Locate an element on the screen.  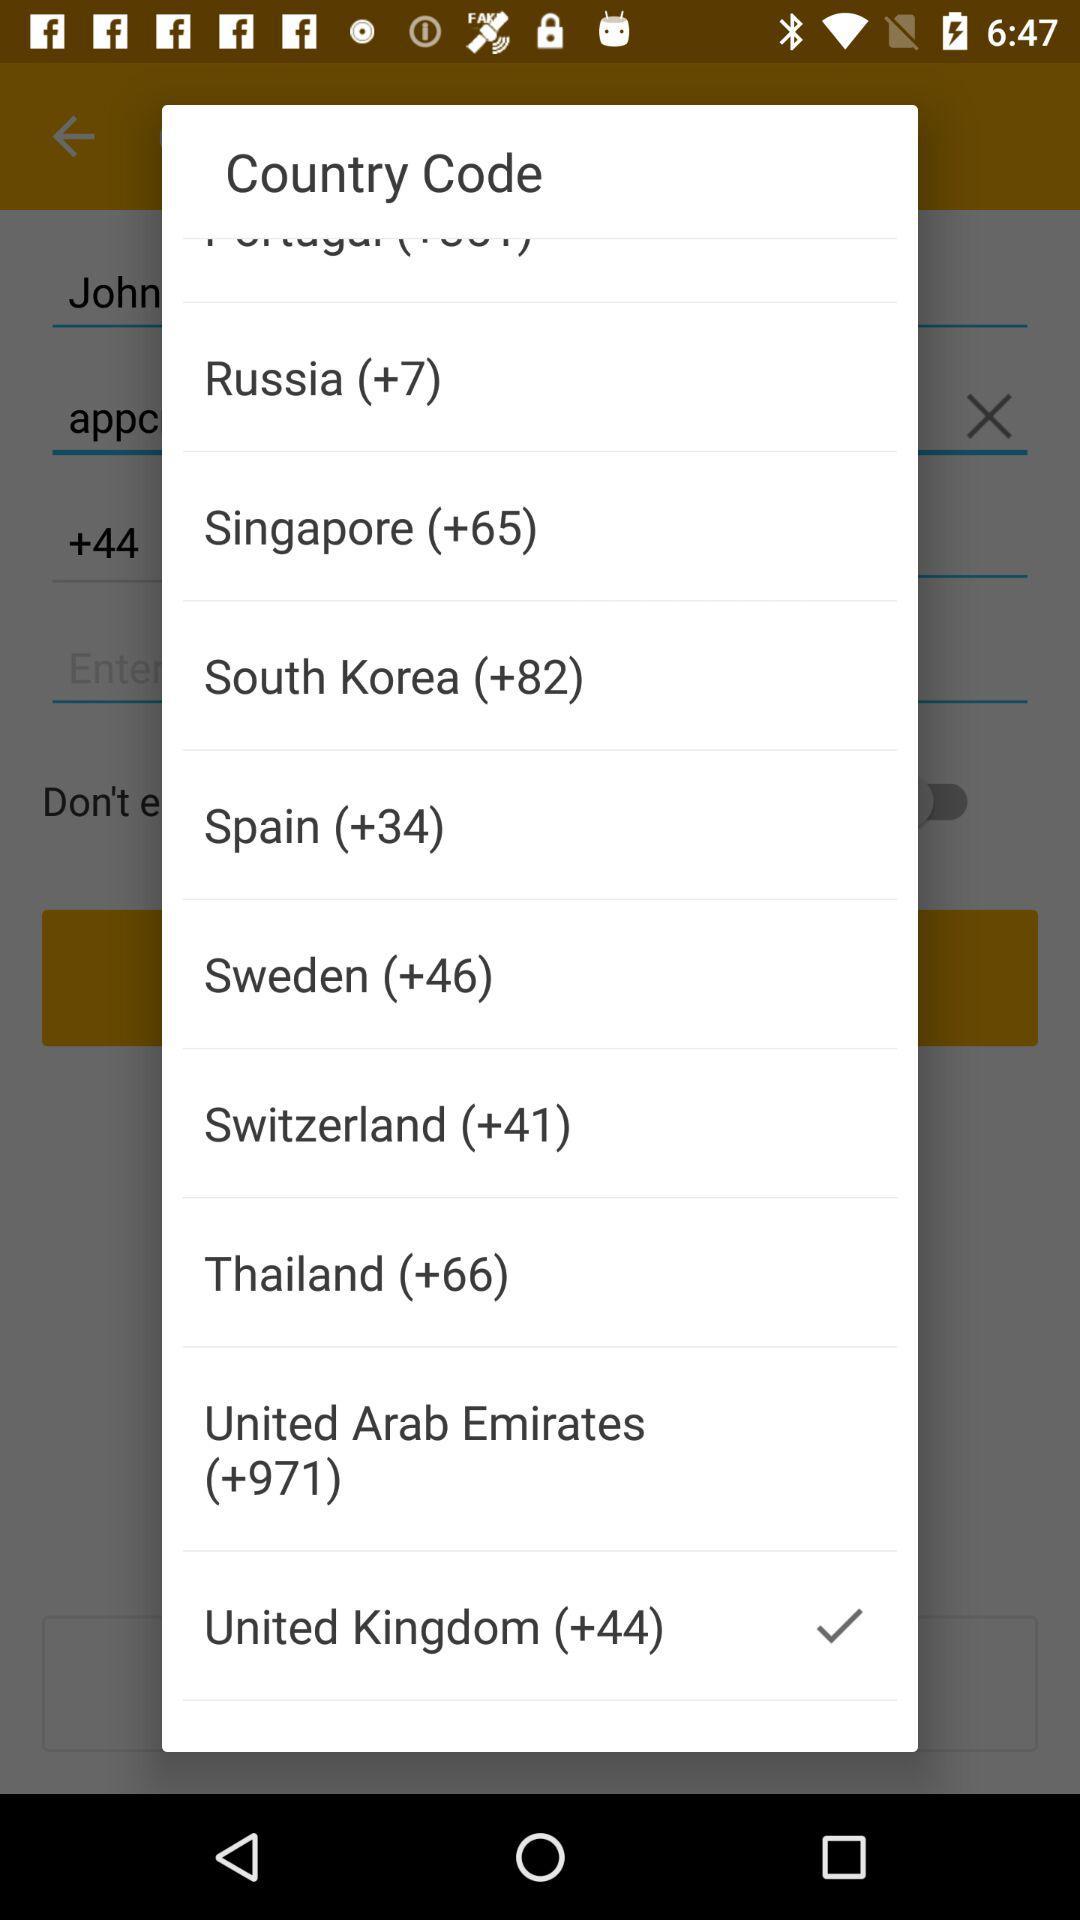
icon below the russia (+7) icon is located at coordinates (482, 526).